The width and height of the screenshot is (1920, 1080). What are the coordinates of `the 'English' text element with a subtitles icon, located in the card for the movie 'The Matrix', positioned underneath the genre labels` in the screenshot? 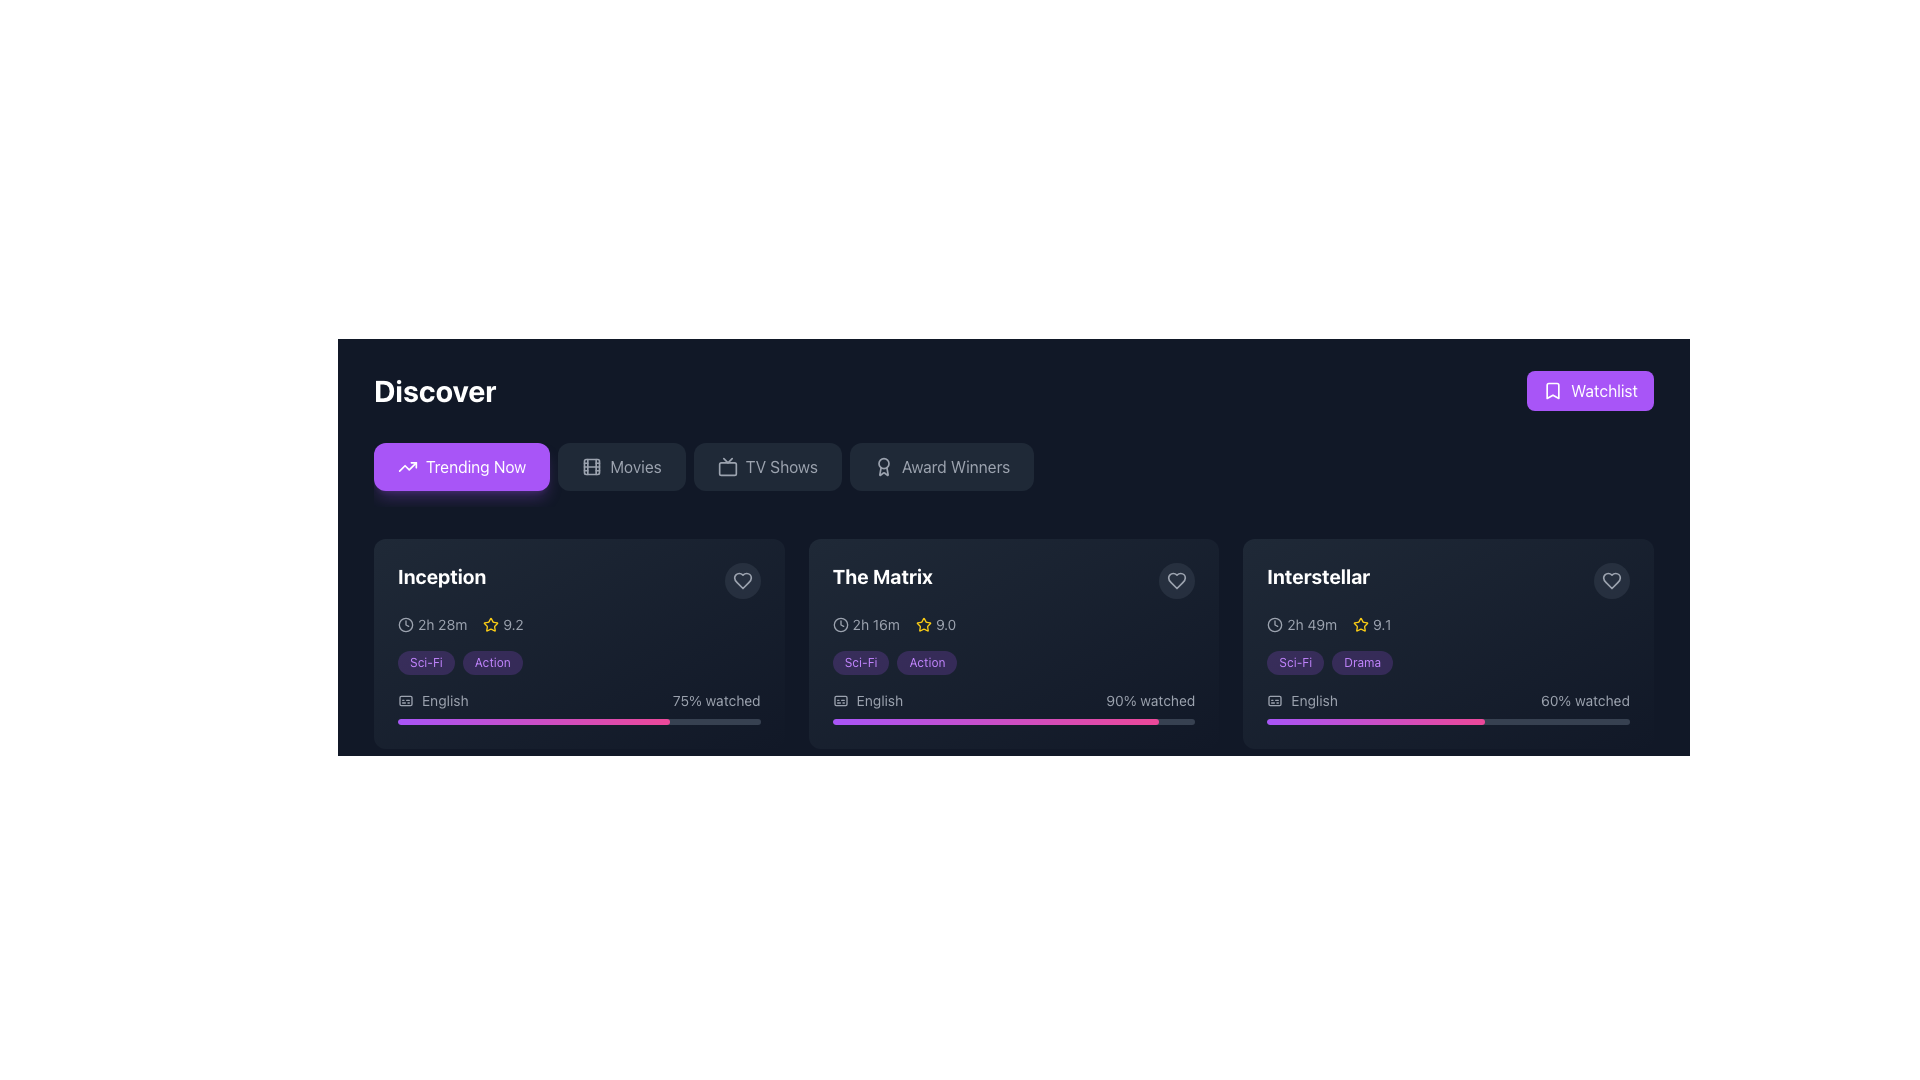 It's located at (868, 700).